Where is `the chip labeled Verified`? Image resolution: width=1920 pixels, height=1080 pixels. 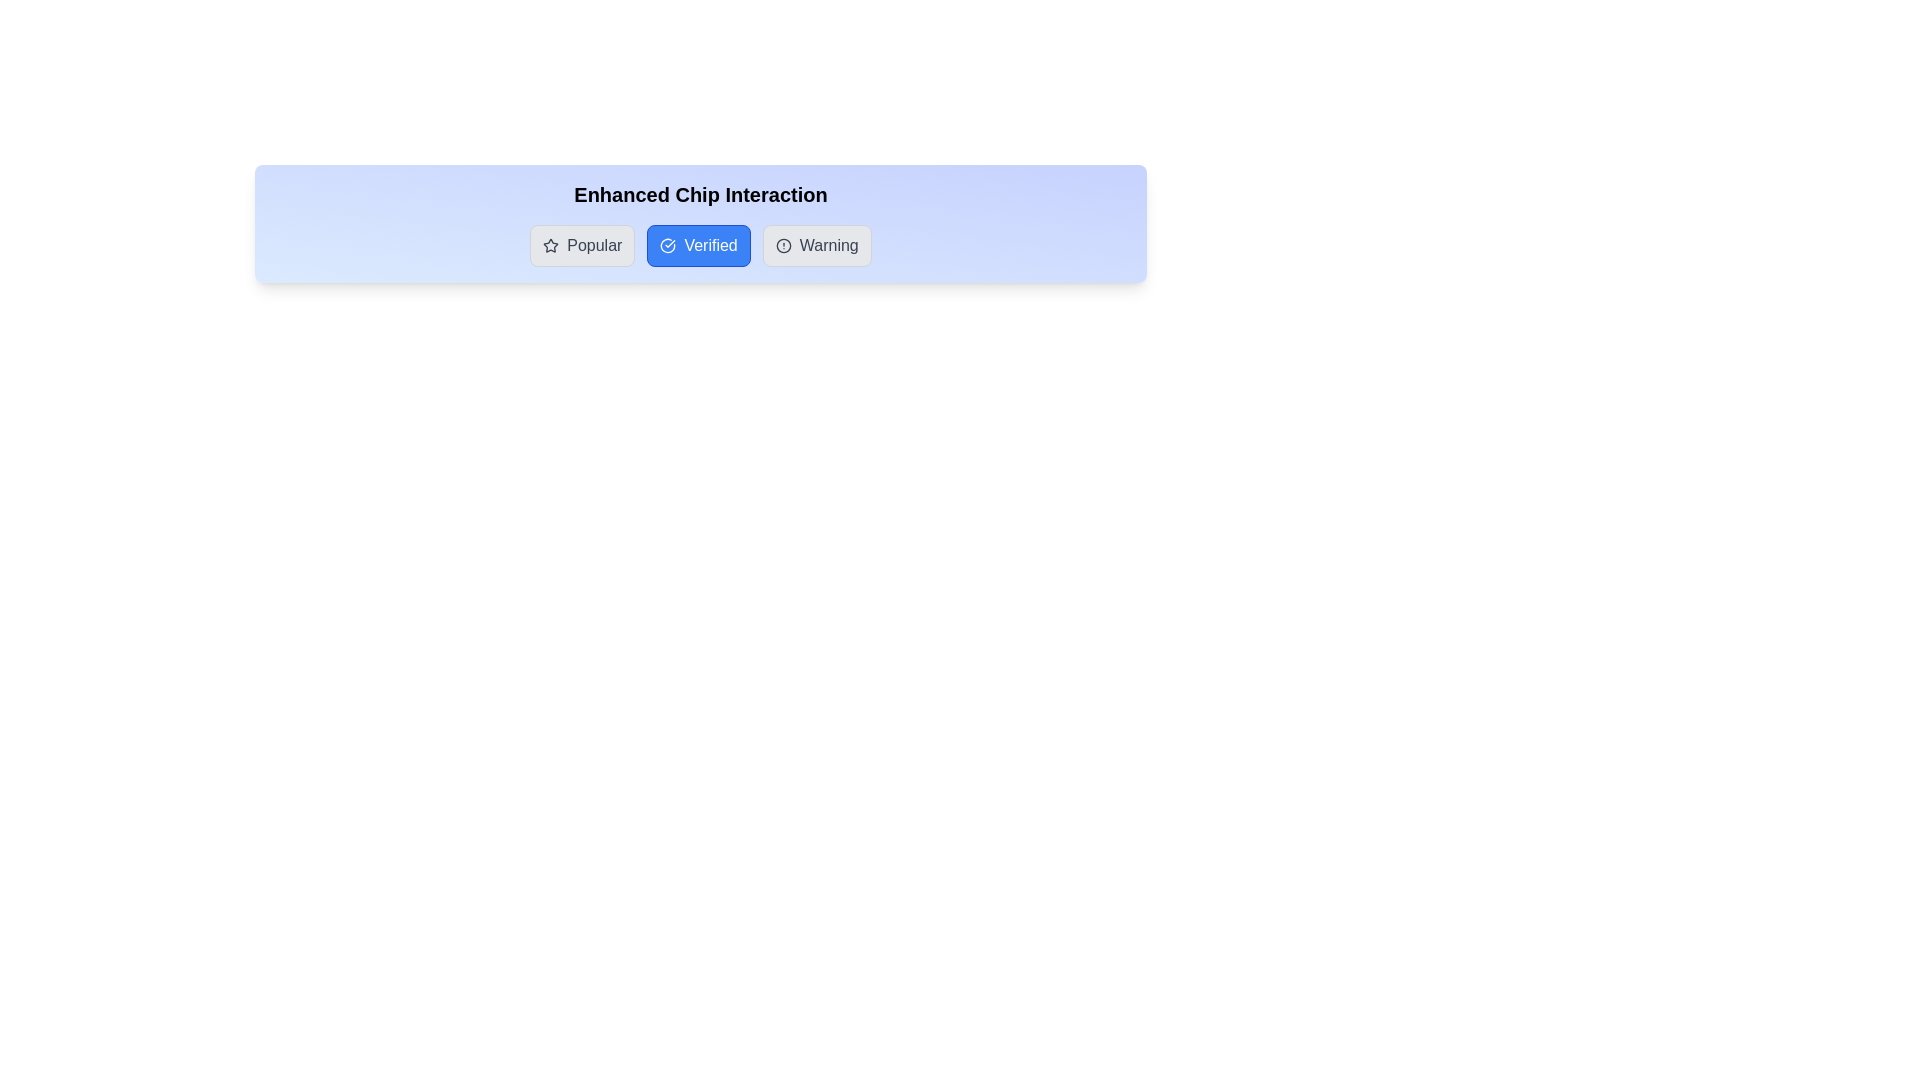 the chip labeled Verified is located at coordinates (699, 245).